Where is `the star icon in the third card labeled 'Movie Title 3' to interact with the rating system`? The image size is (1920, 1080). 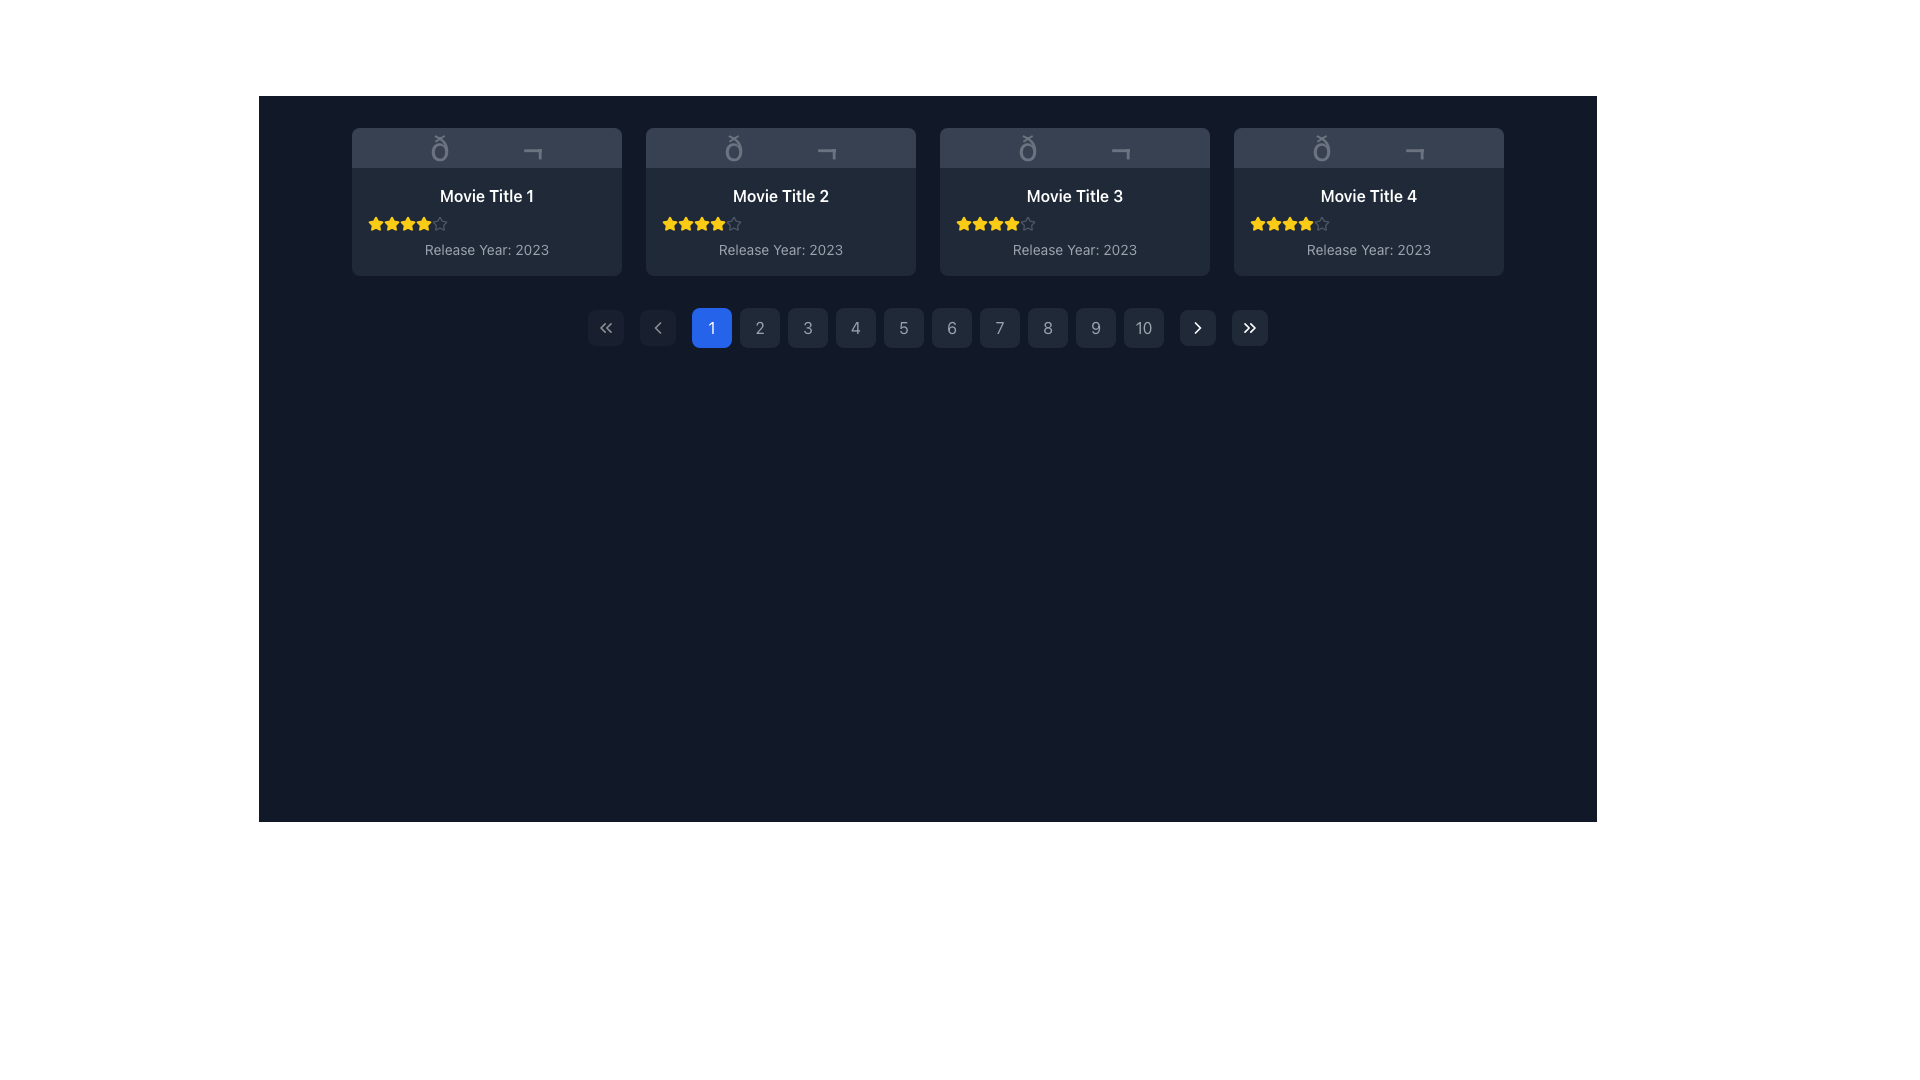 the star icon in the third card labeled 'Movie Title 3' to interact with the rating system is located at coordinates (996, 223).